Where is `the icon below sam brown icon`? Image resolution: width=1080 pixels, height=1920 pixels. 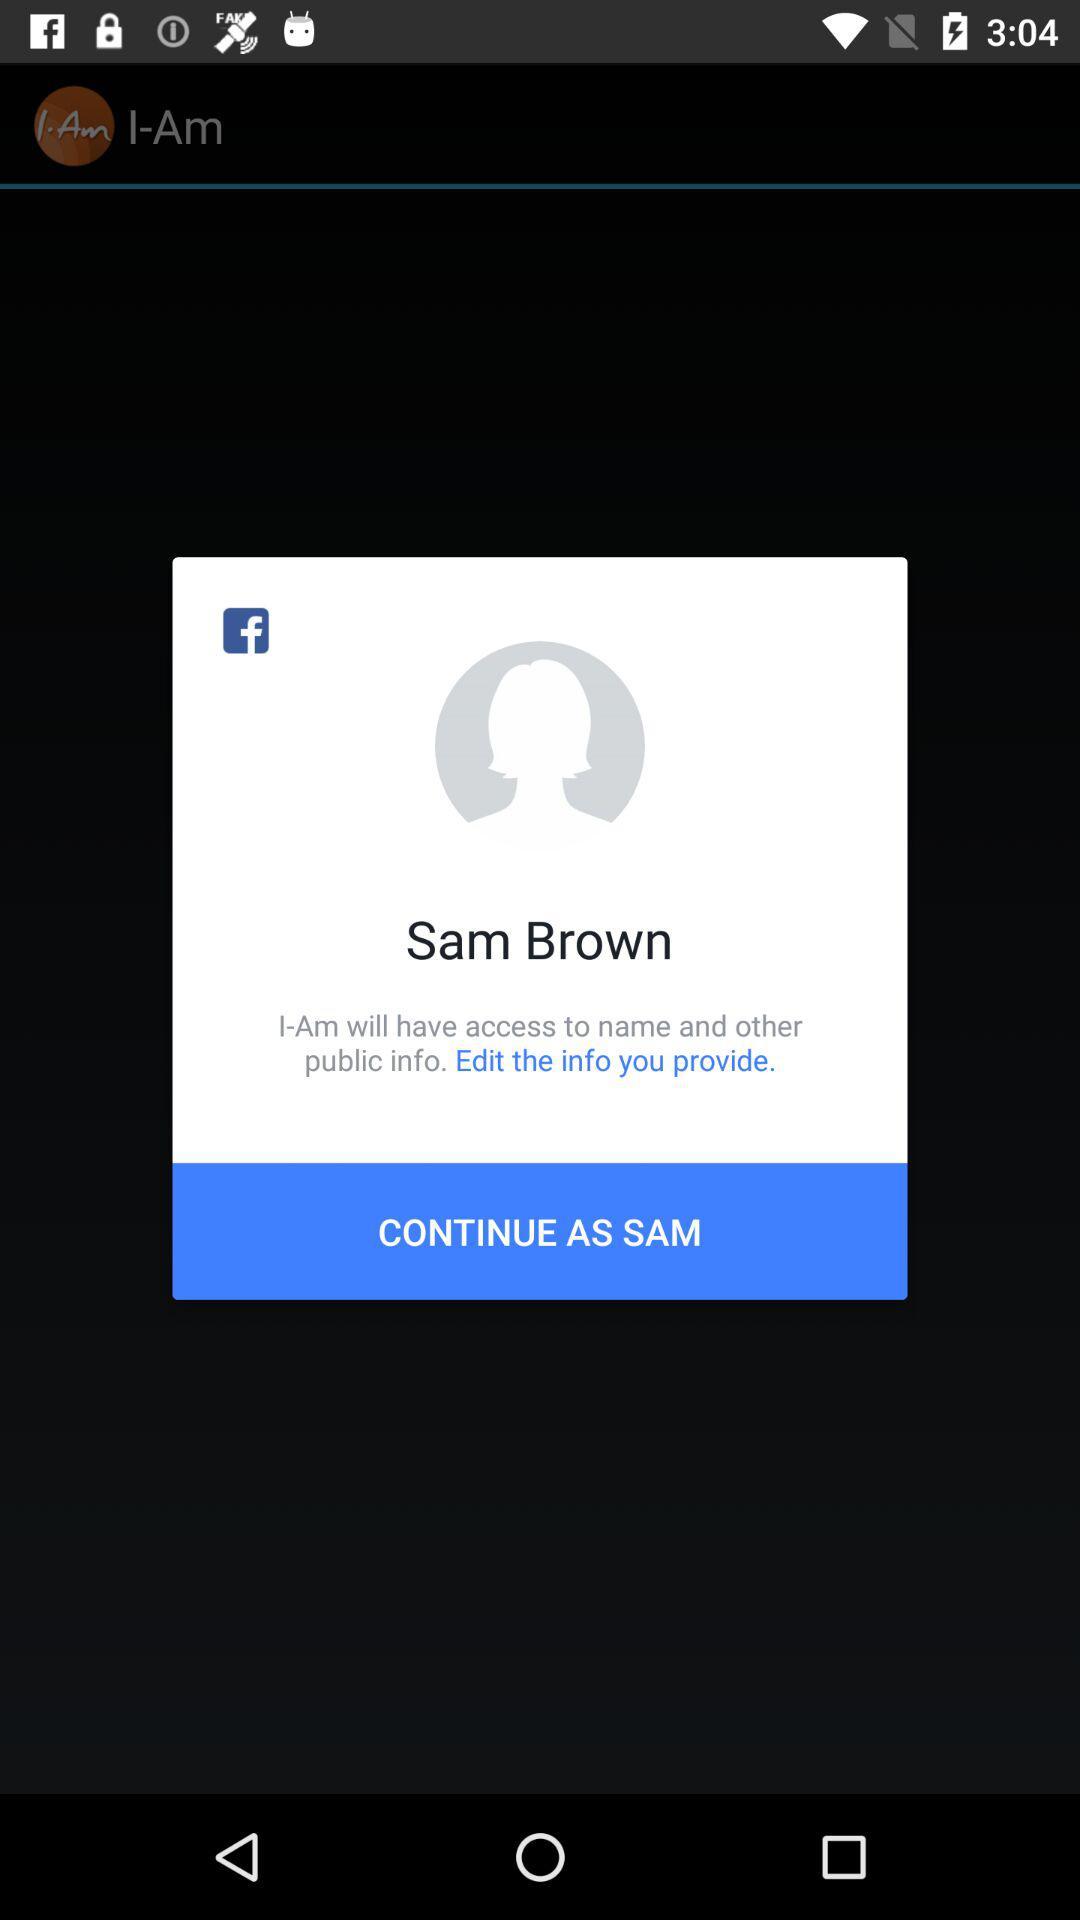
the icon below sam brown icon is located at coordinates (540, 1041).